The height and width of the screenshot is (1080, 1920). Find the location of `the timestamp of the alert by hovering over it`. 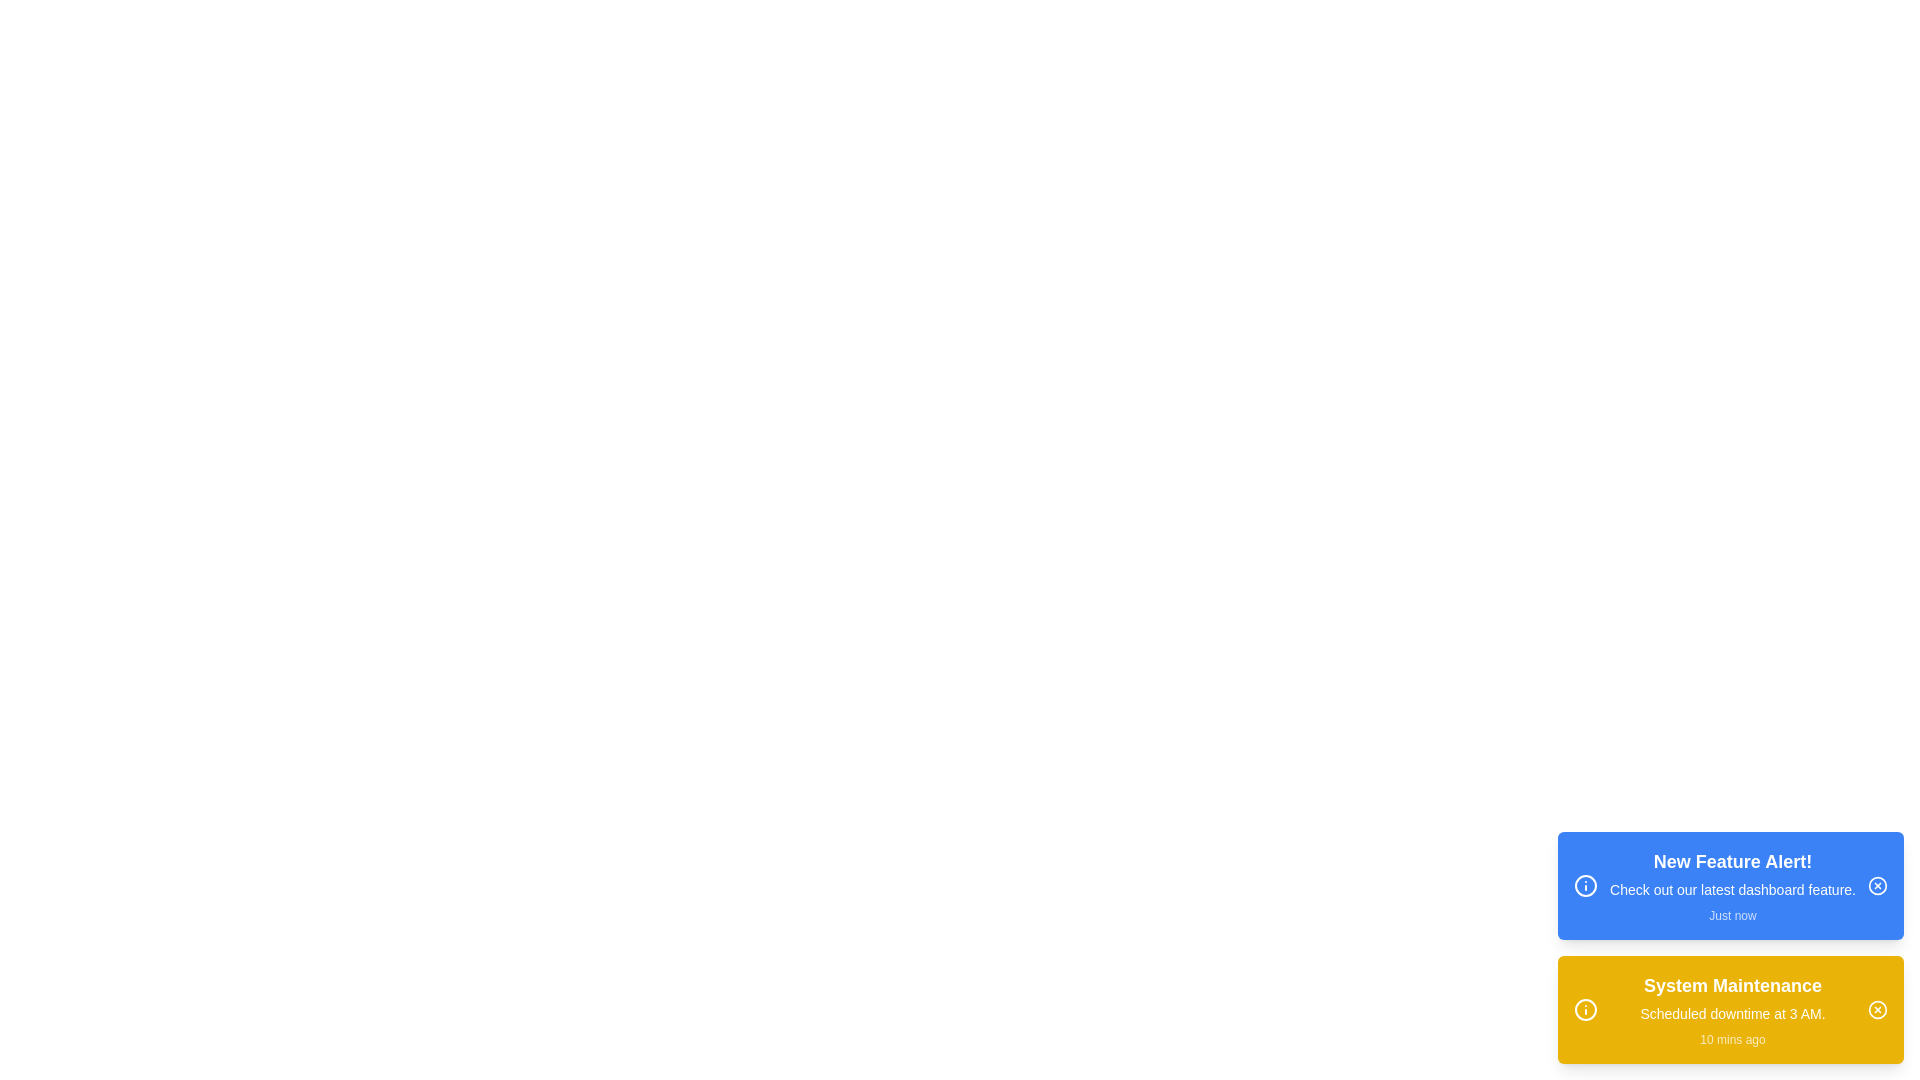

the timestamp of the alert by hovering over it is located at coordinates (1731, 915).